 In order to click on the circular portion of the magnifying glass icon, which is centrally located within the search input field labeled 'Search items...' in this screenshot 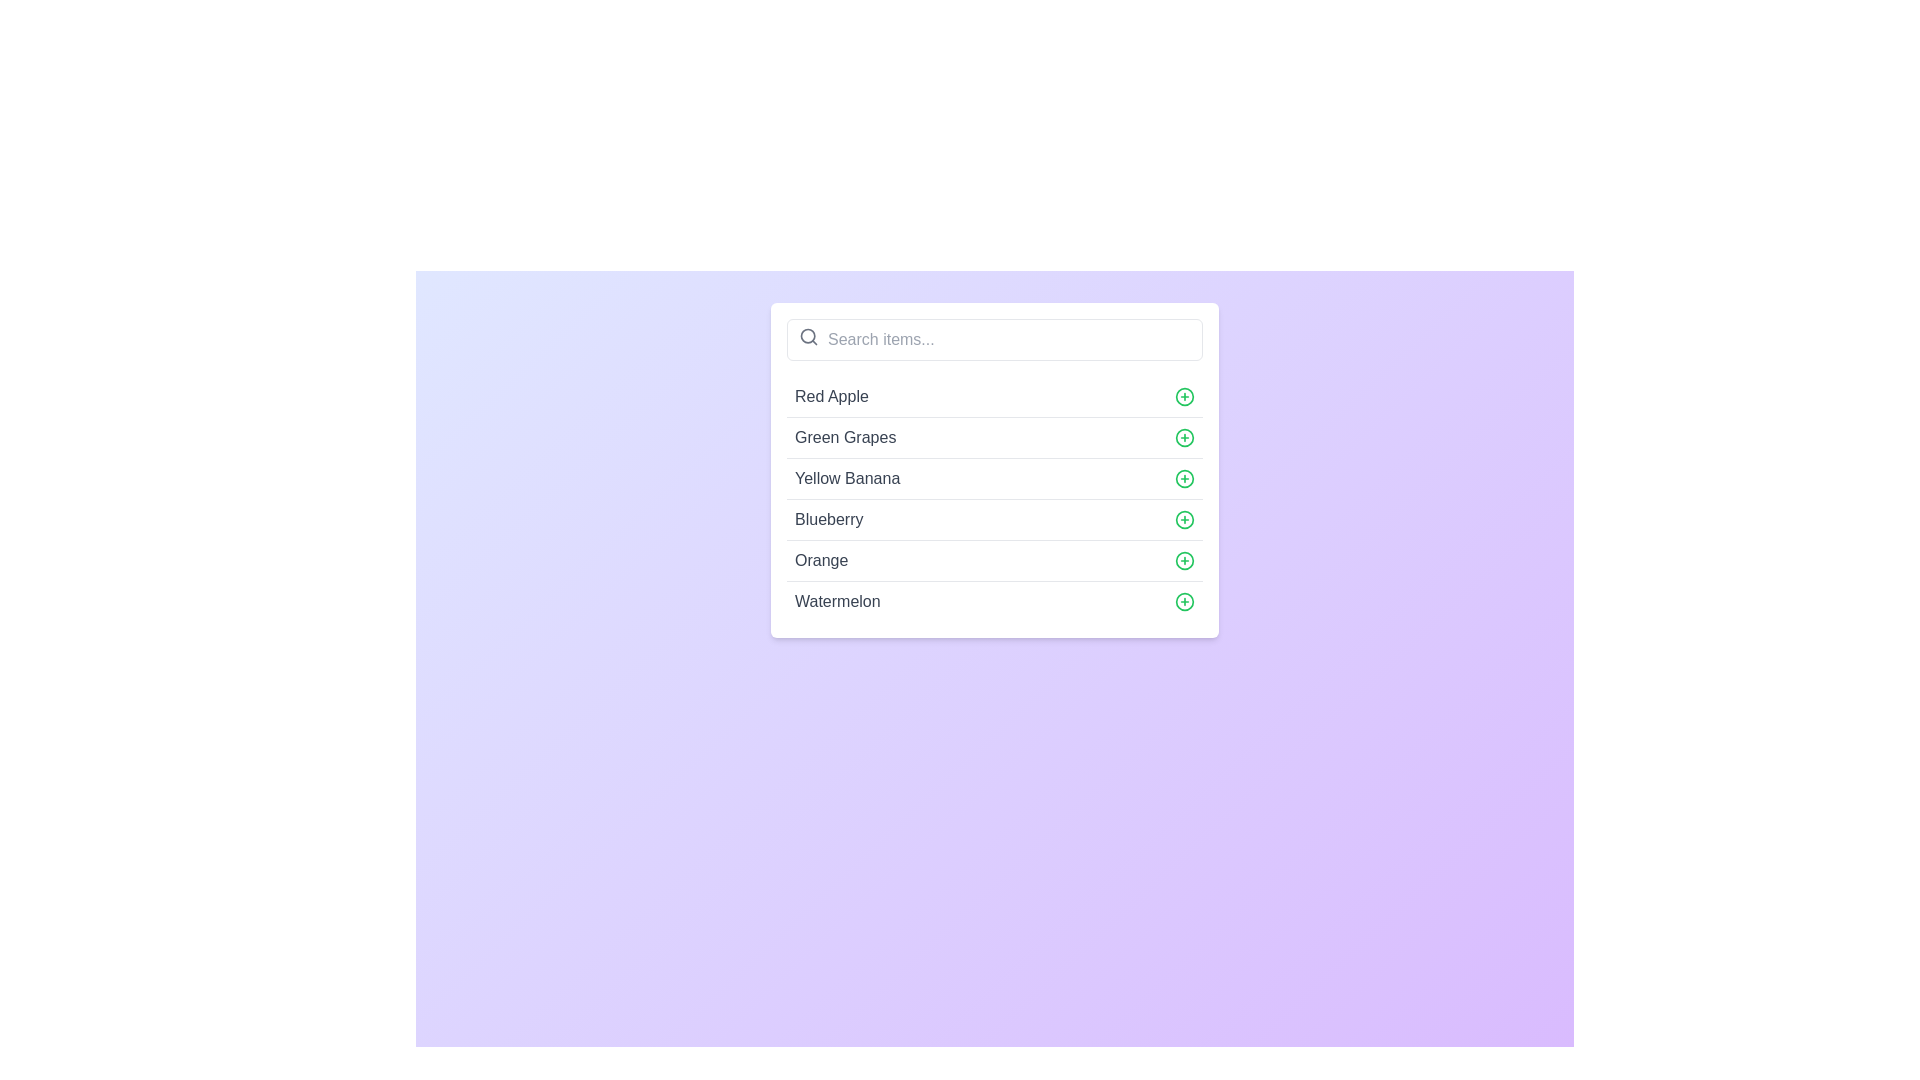, I will do `click(808, 335)`.